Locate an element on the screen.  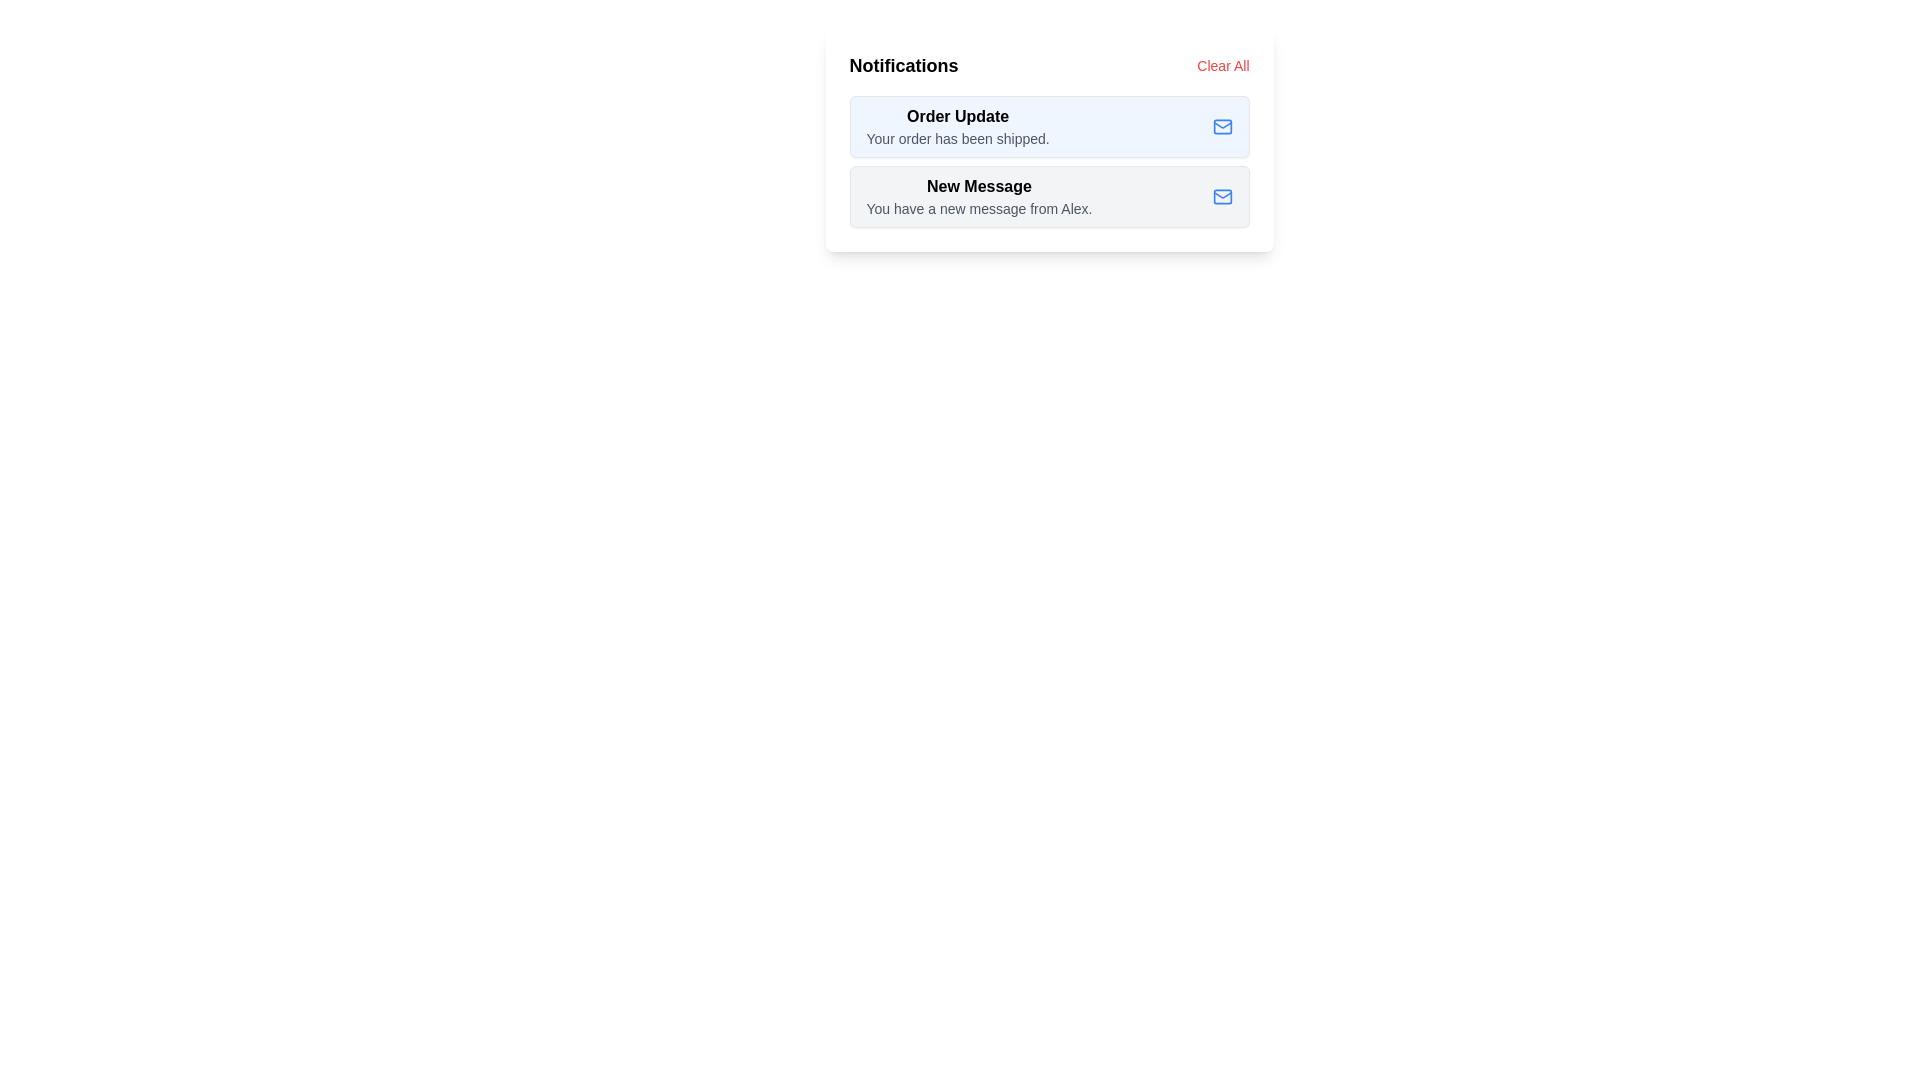
the details of the mail icon, which is blue with a white envelope outline and located next to the 'Order Update' text is located at coordinates (1221, 127).